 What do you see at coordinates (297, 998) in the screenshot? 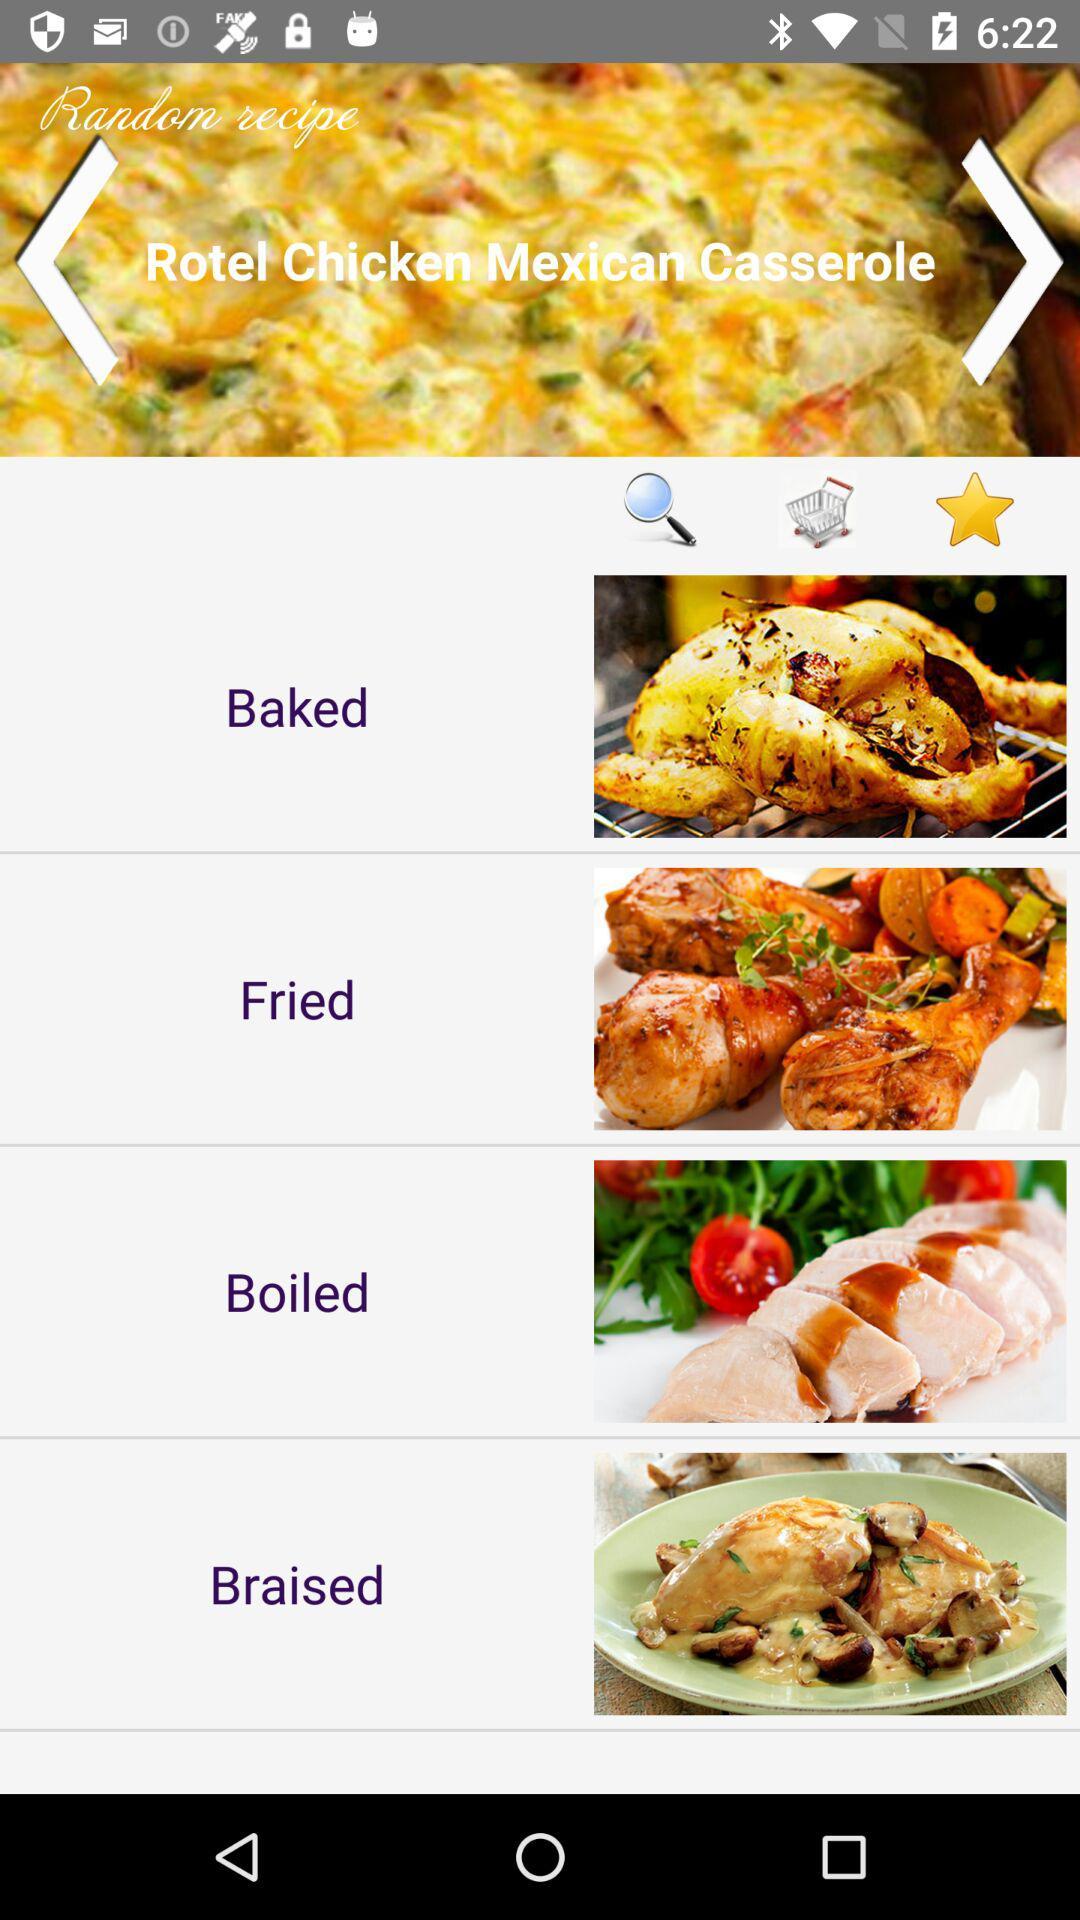
I see `icon above the boiled item` at bounding box center [297, 998].